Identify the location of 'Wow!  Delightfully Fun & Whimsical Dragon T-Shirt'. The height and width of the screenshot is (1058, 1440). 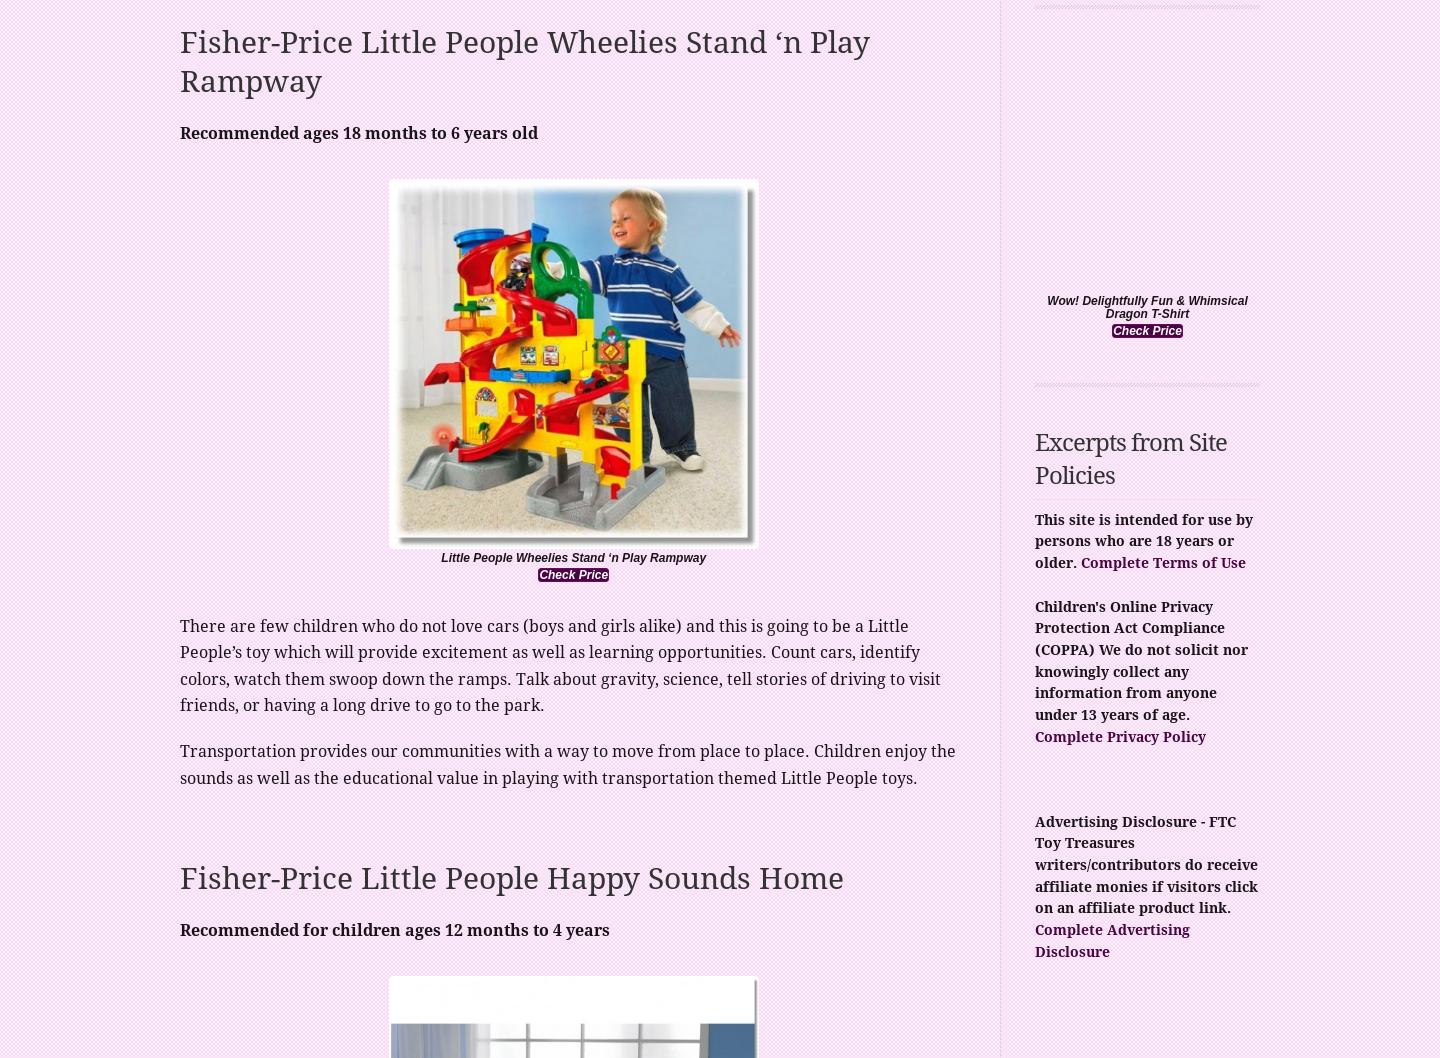
(1146, 306).